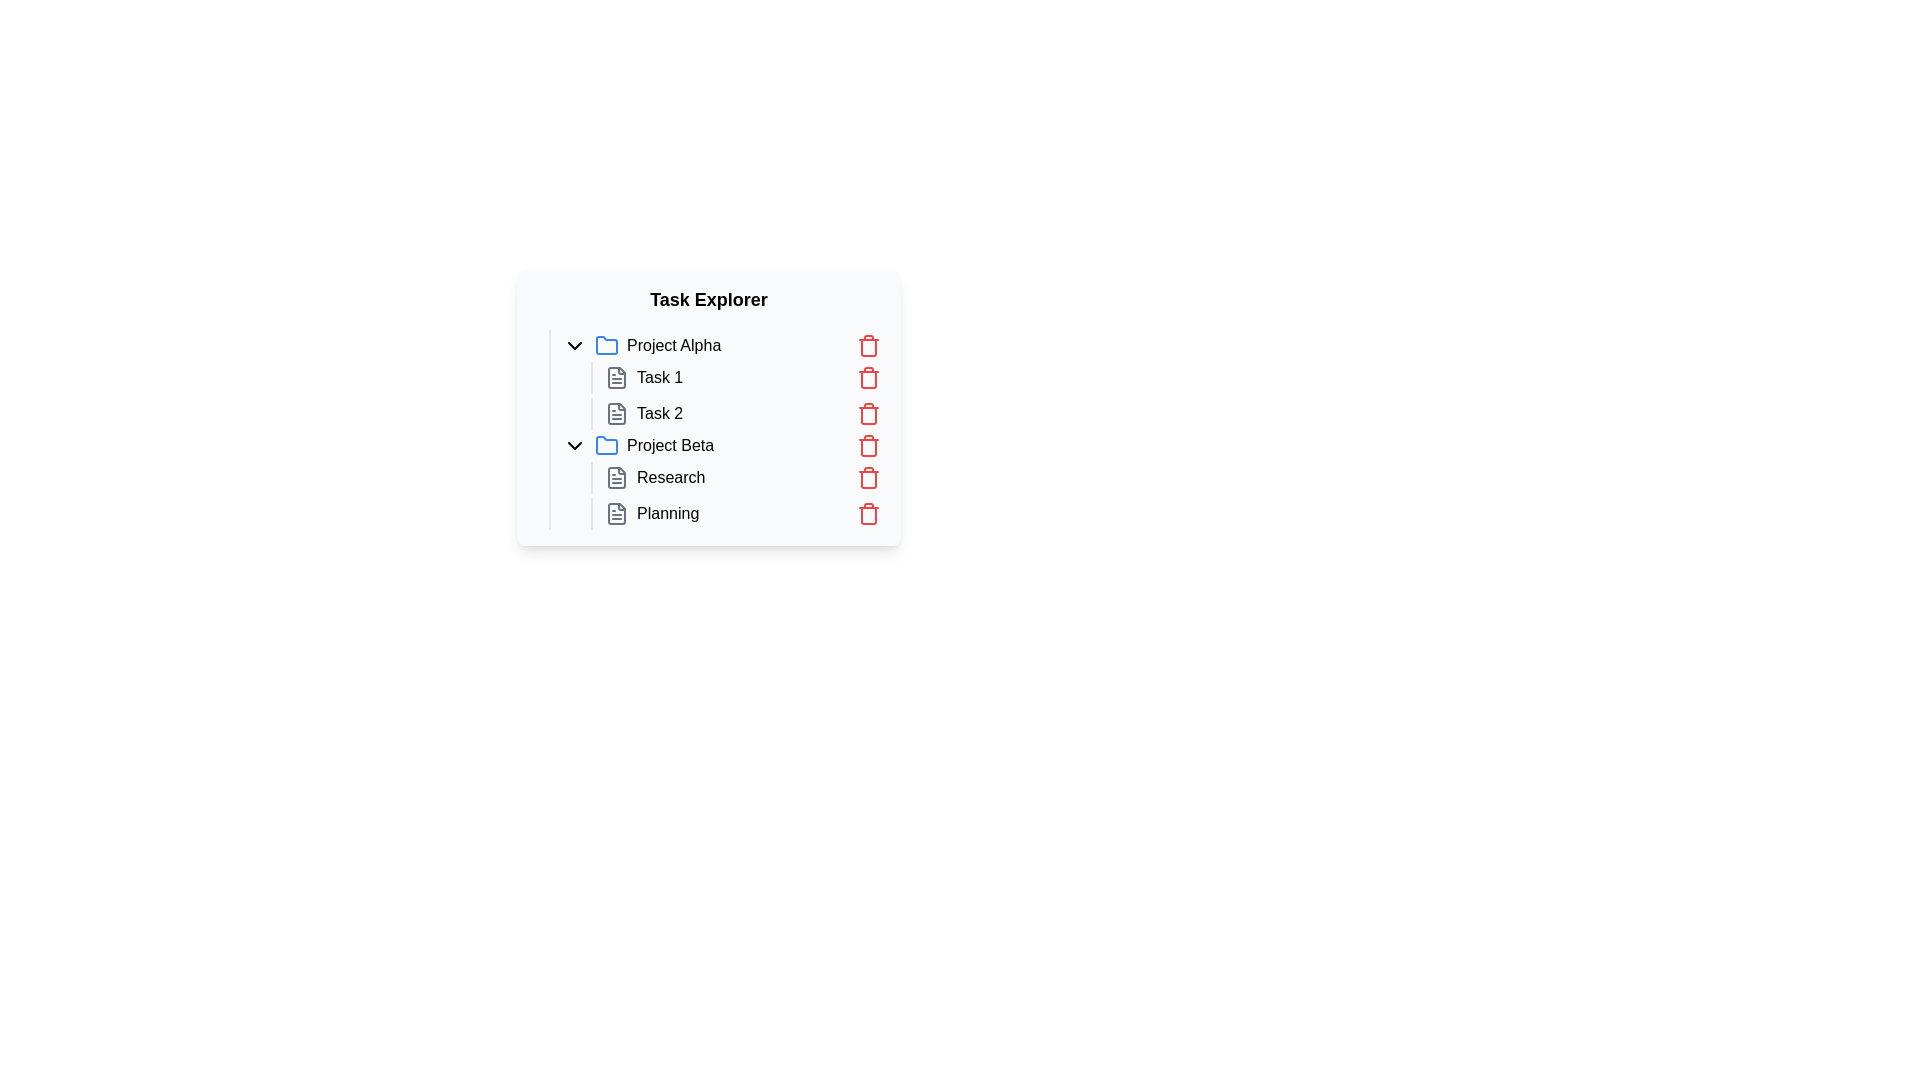 This screenshot has height=1080, width=1920. What do you see at coordinates (742, 412) in the screenshot?
I see `the 'Task 2' task representation in the task explorer` at bounding box center [742, 412].